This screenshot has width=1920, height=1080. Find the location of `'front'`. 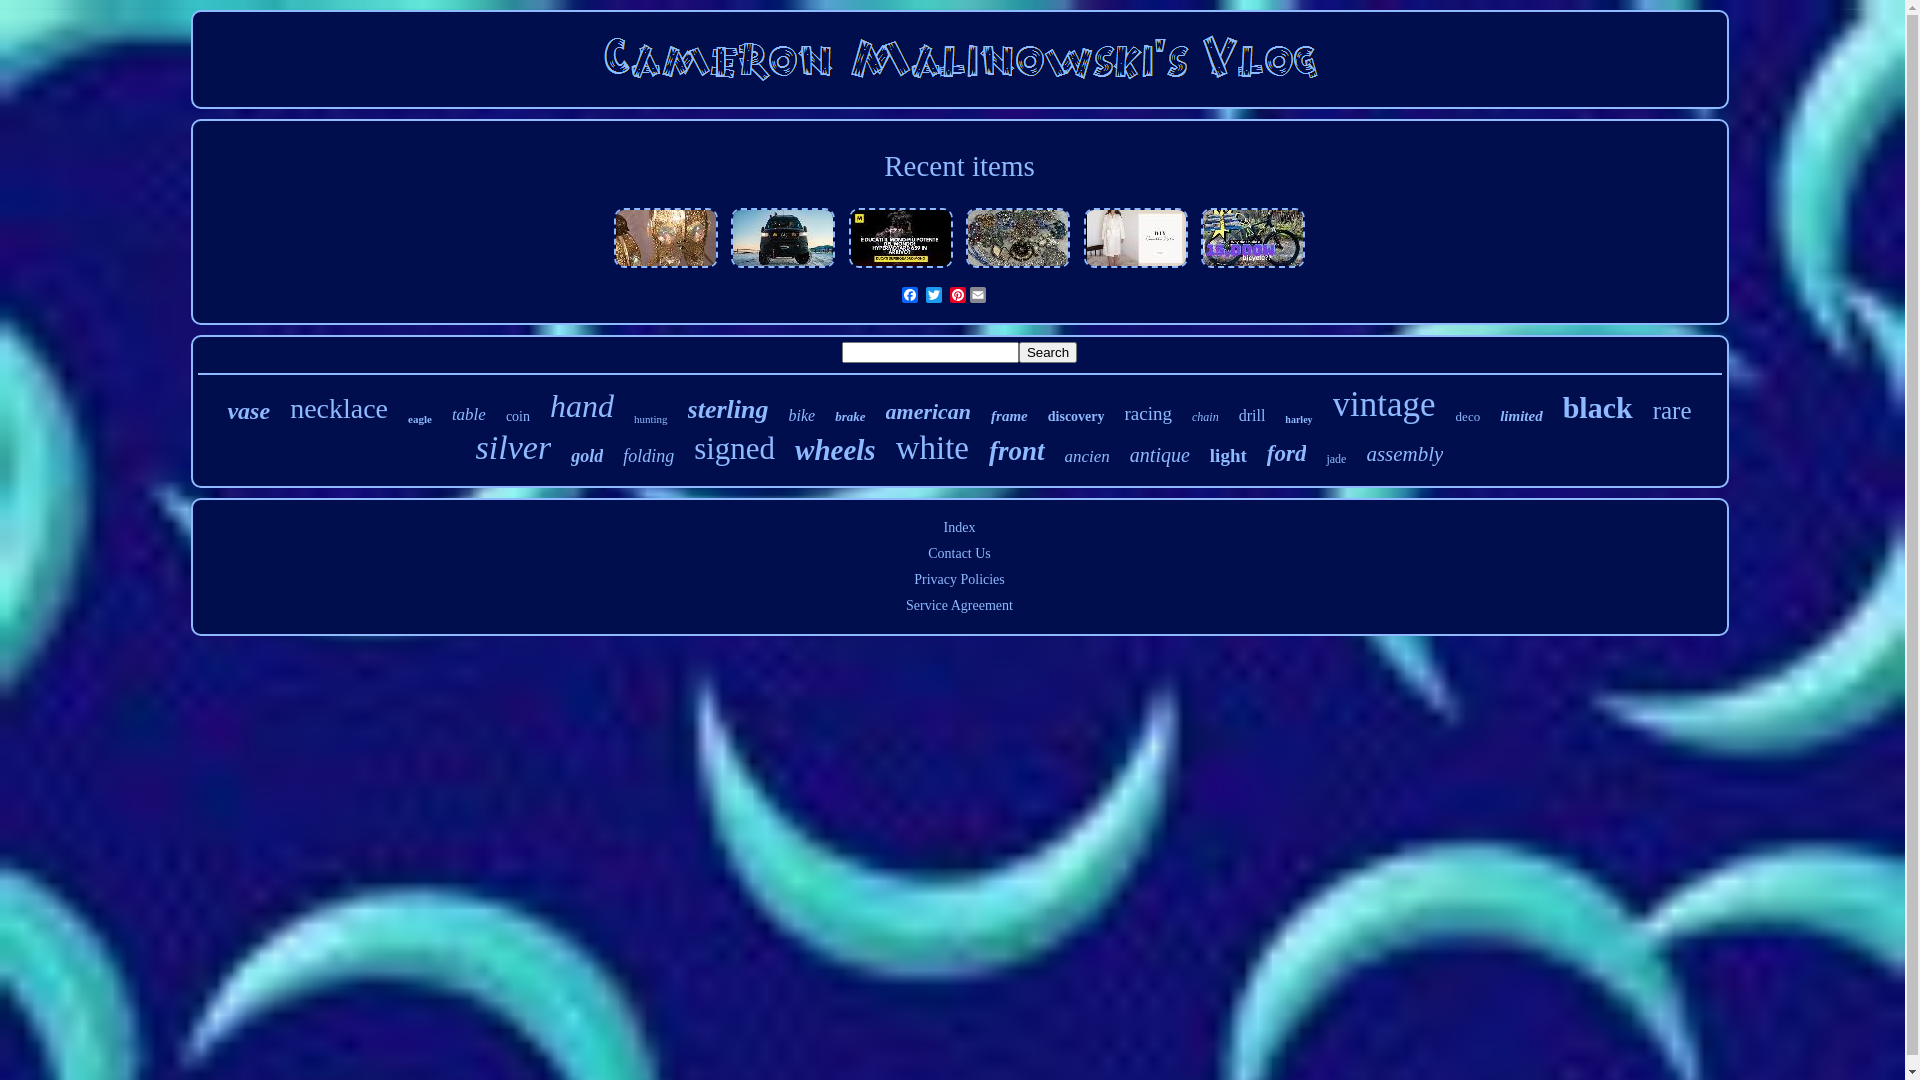

'front' is located at coordinates (1017, 451).